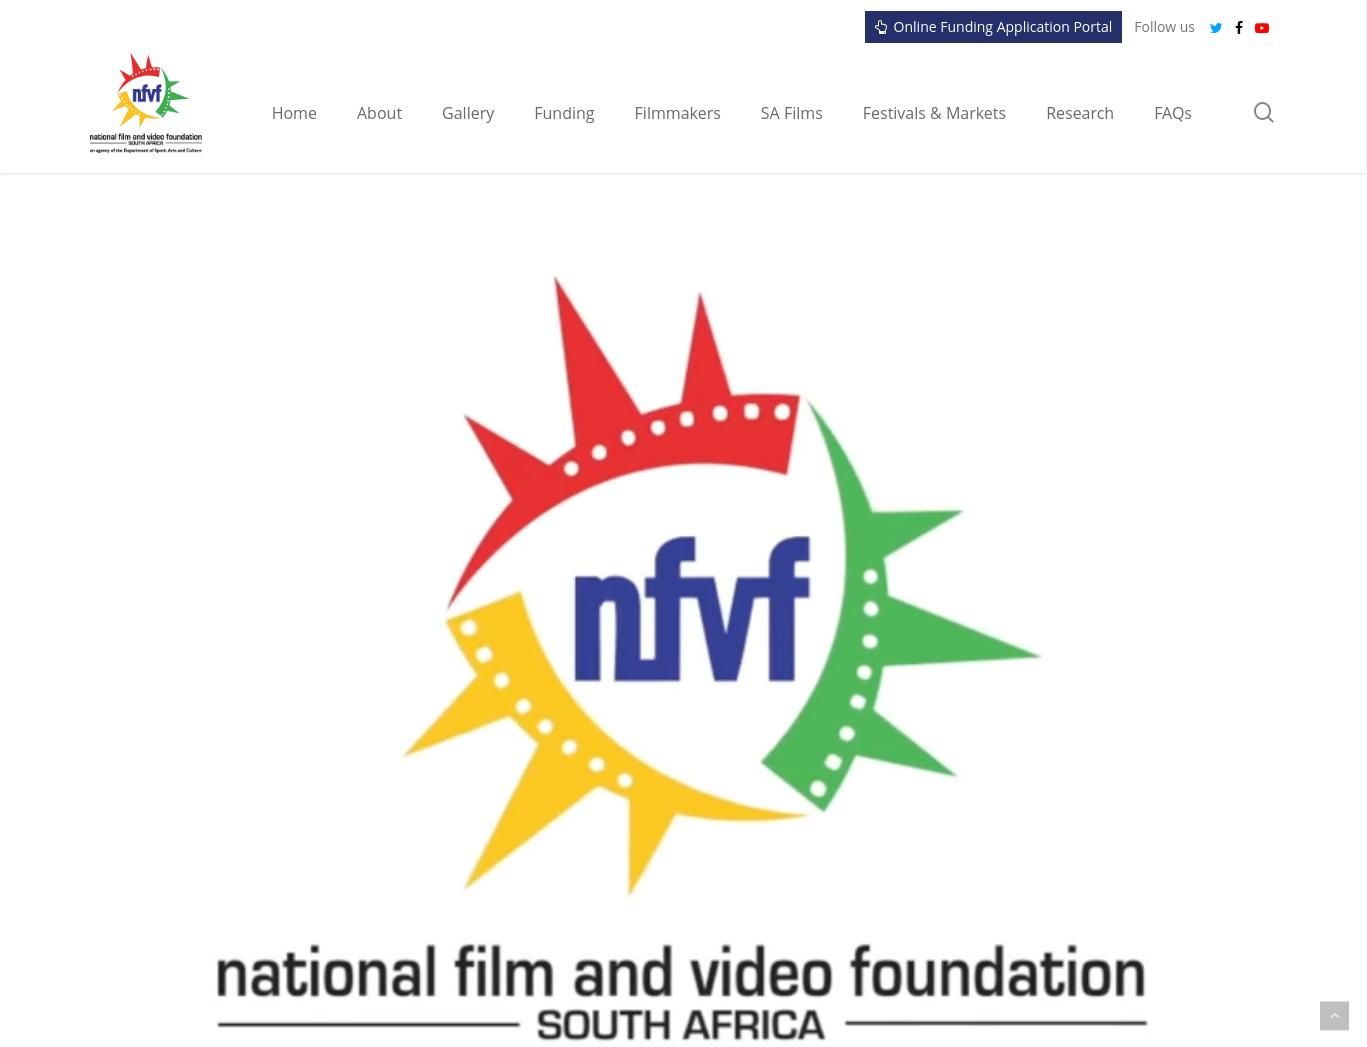 The image size is (1367, 1047). I want to click on 'Follow us', so click(1164, 25).